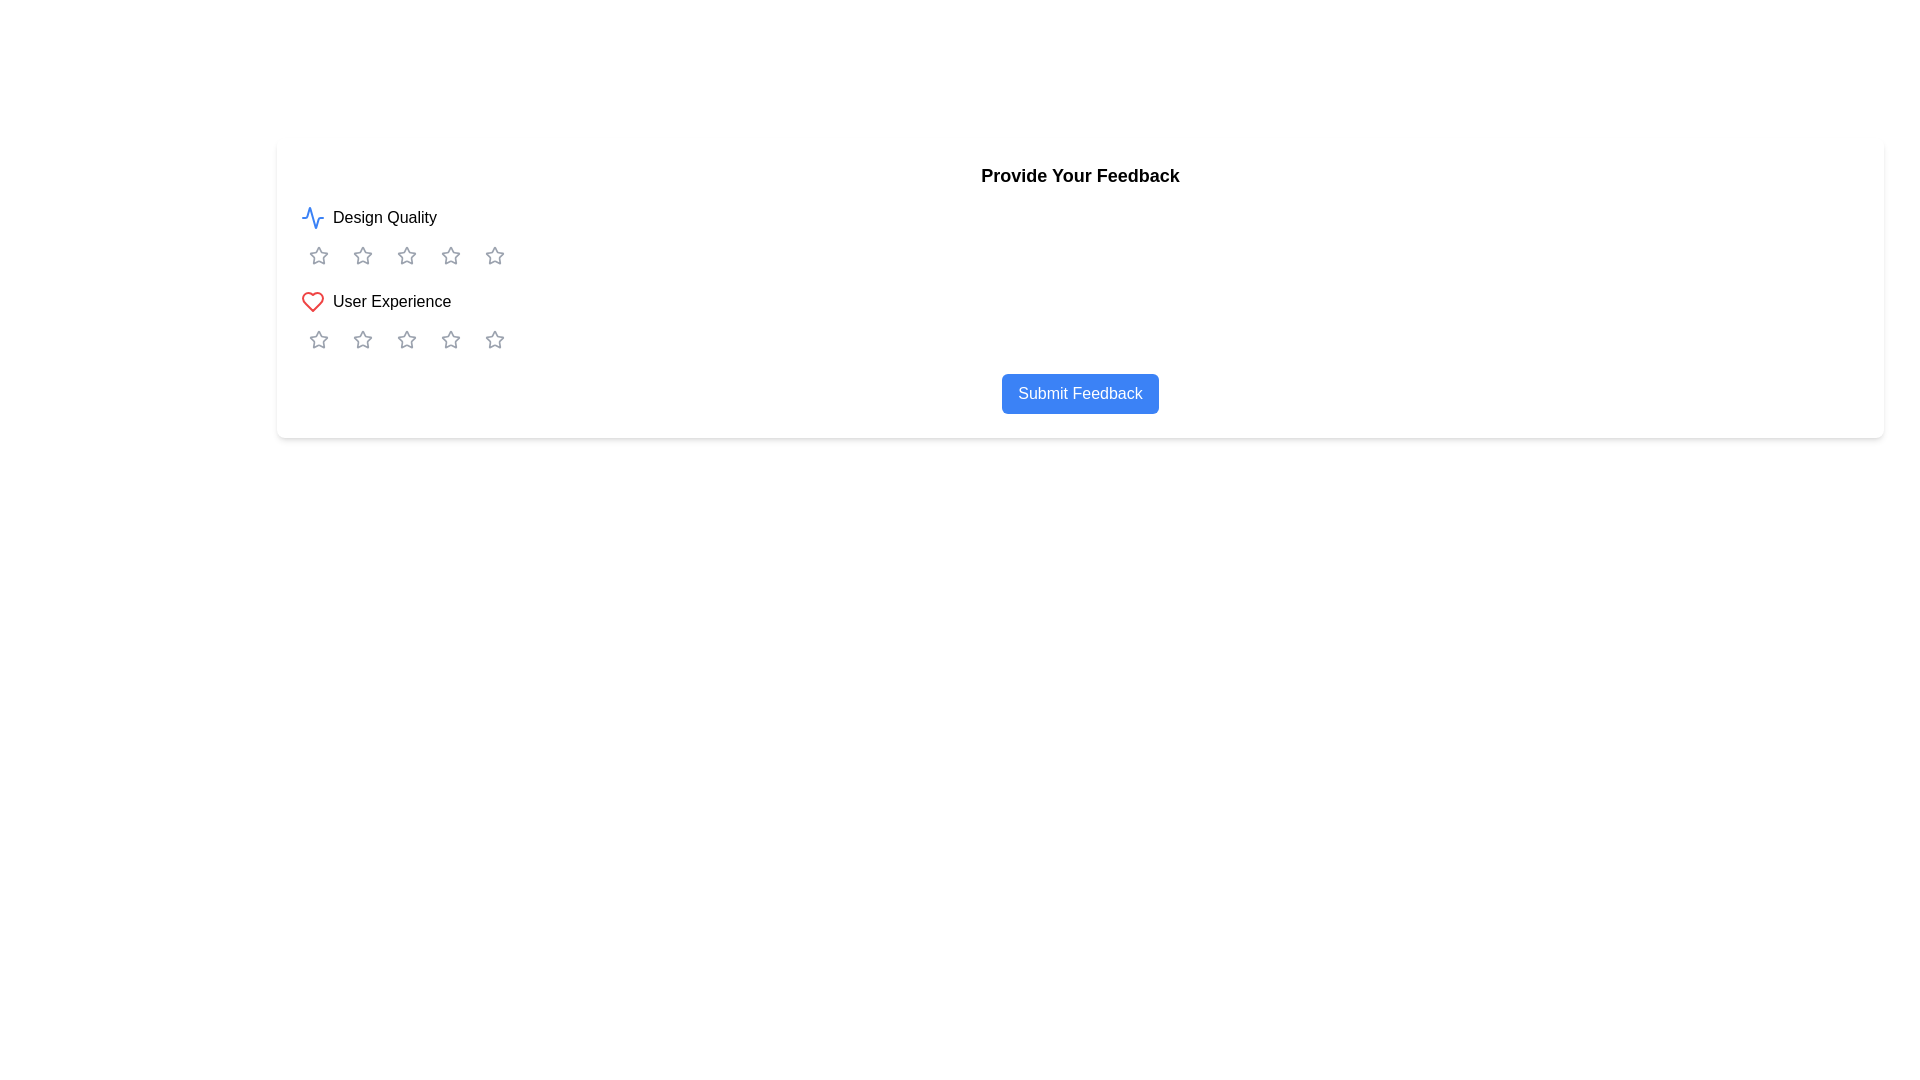  Describe the element at coordinates (363, 254) in the screenshot. I see `the inactive star icon, which is the second star in the row associated with 'Design Quality', located beneath the 'Design Quality' label` at that location.